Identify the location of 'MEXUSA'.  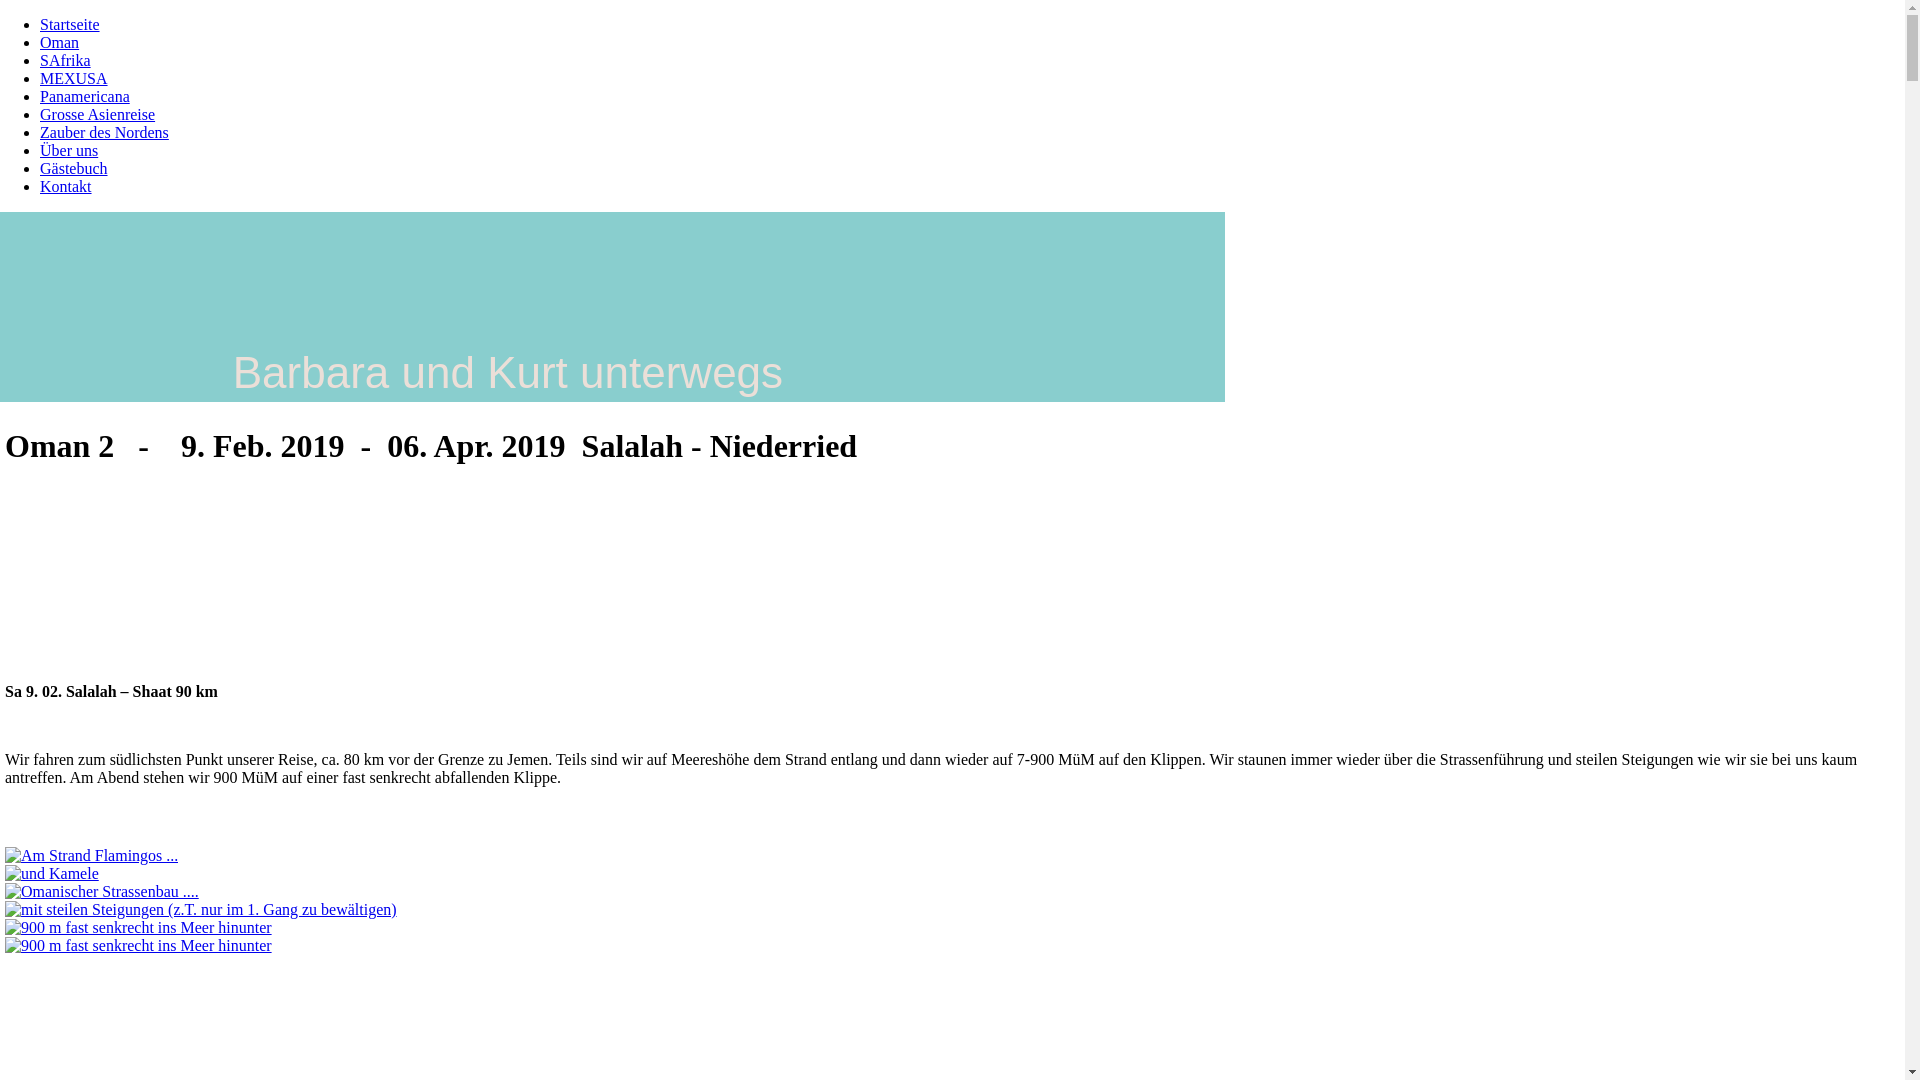
(73, 77).